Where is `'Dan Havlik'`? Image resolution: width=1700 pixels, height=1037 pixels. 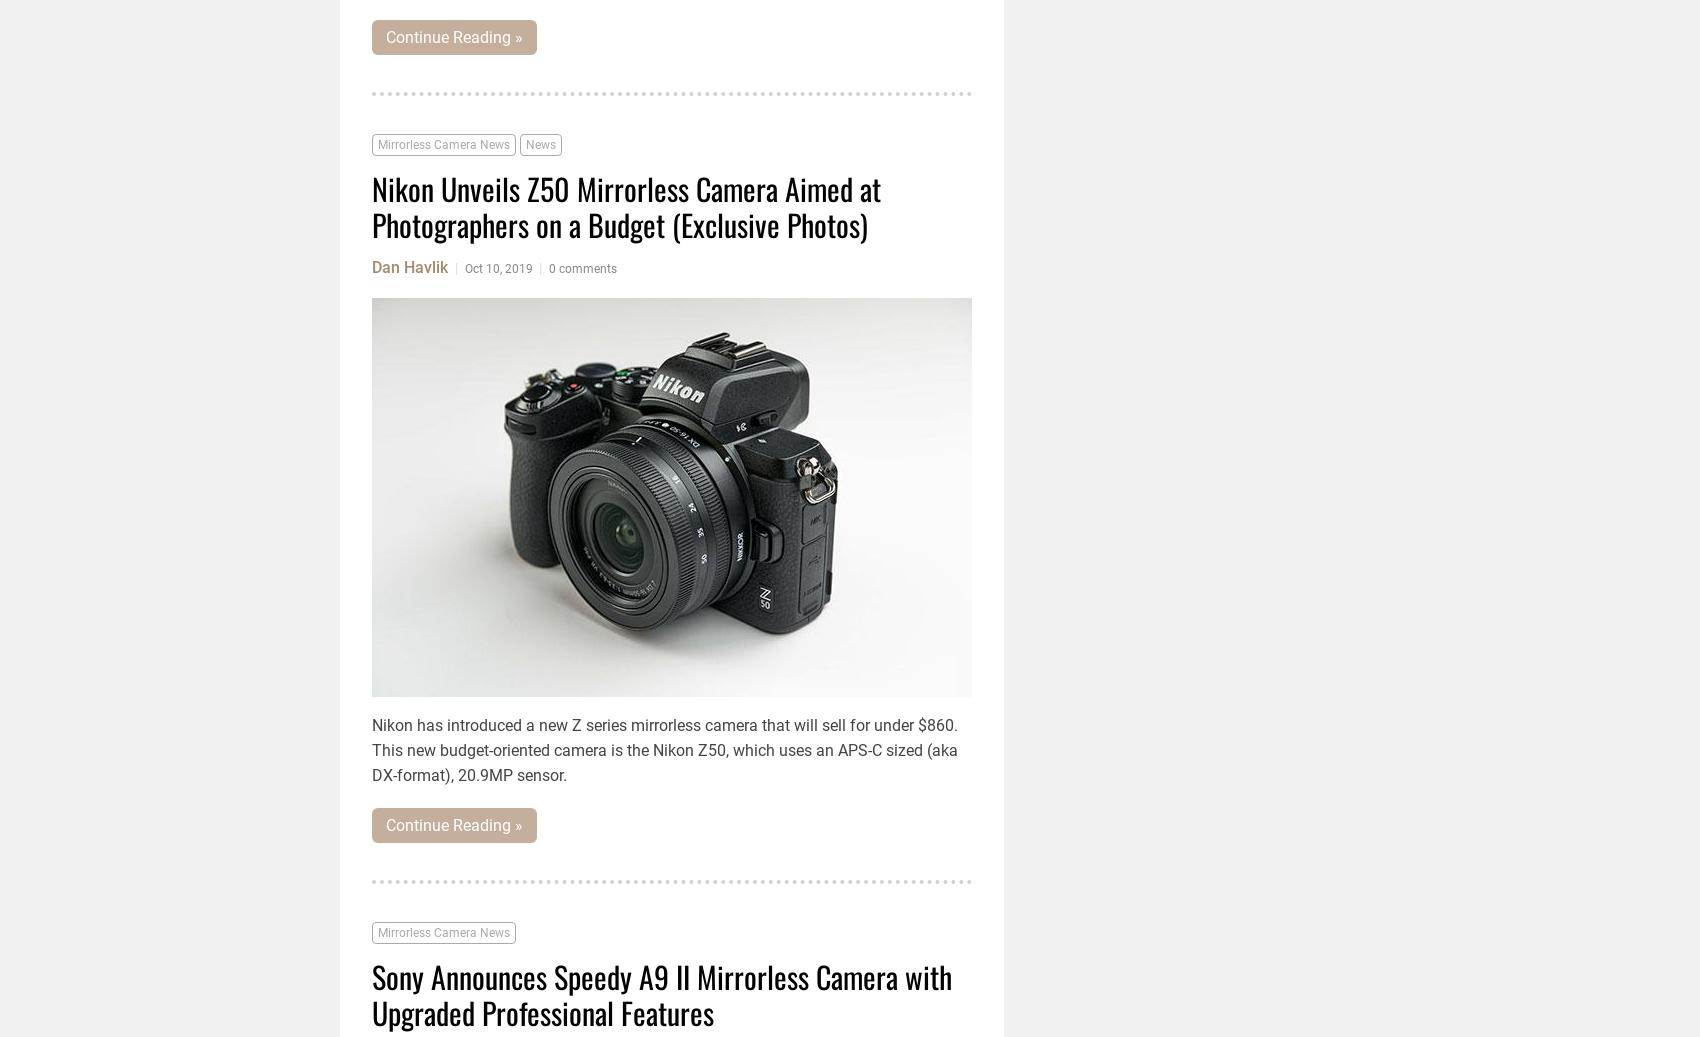 'Dan Havlik' is located at coordinates (409, 266).